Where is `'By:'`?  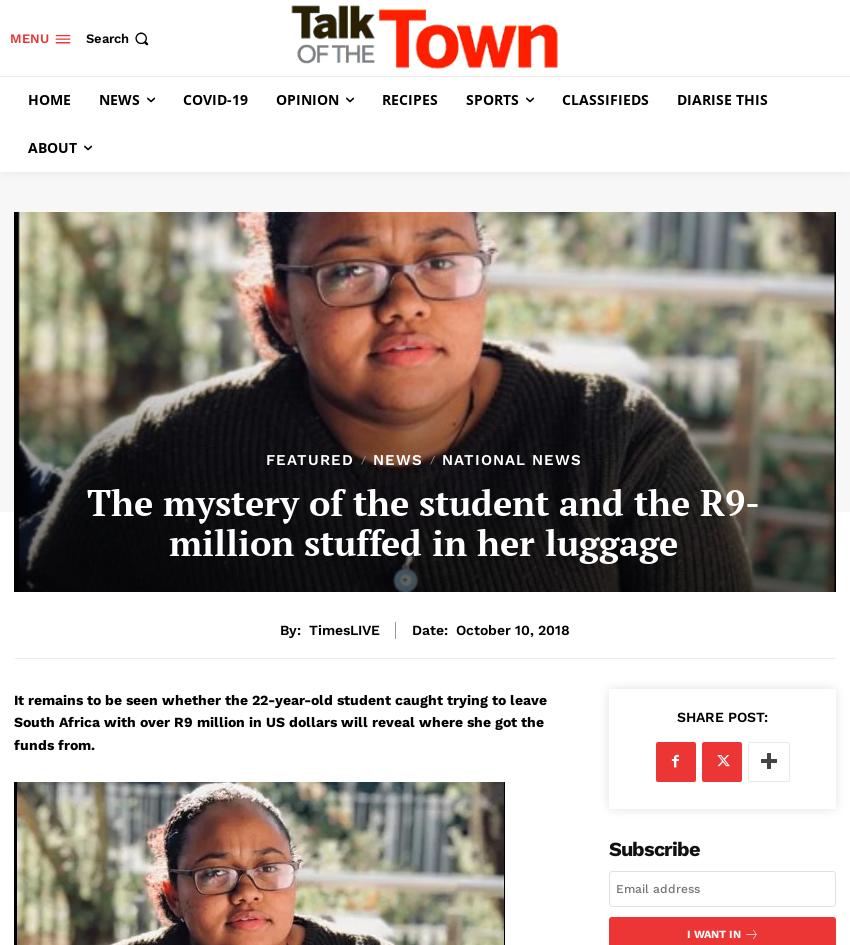
'By:' is located at coordinates (289, 629).